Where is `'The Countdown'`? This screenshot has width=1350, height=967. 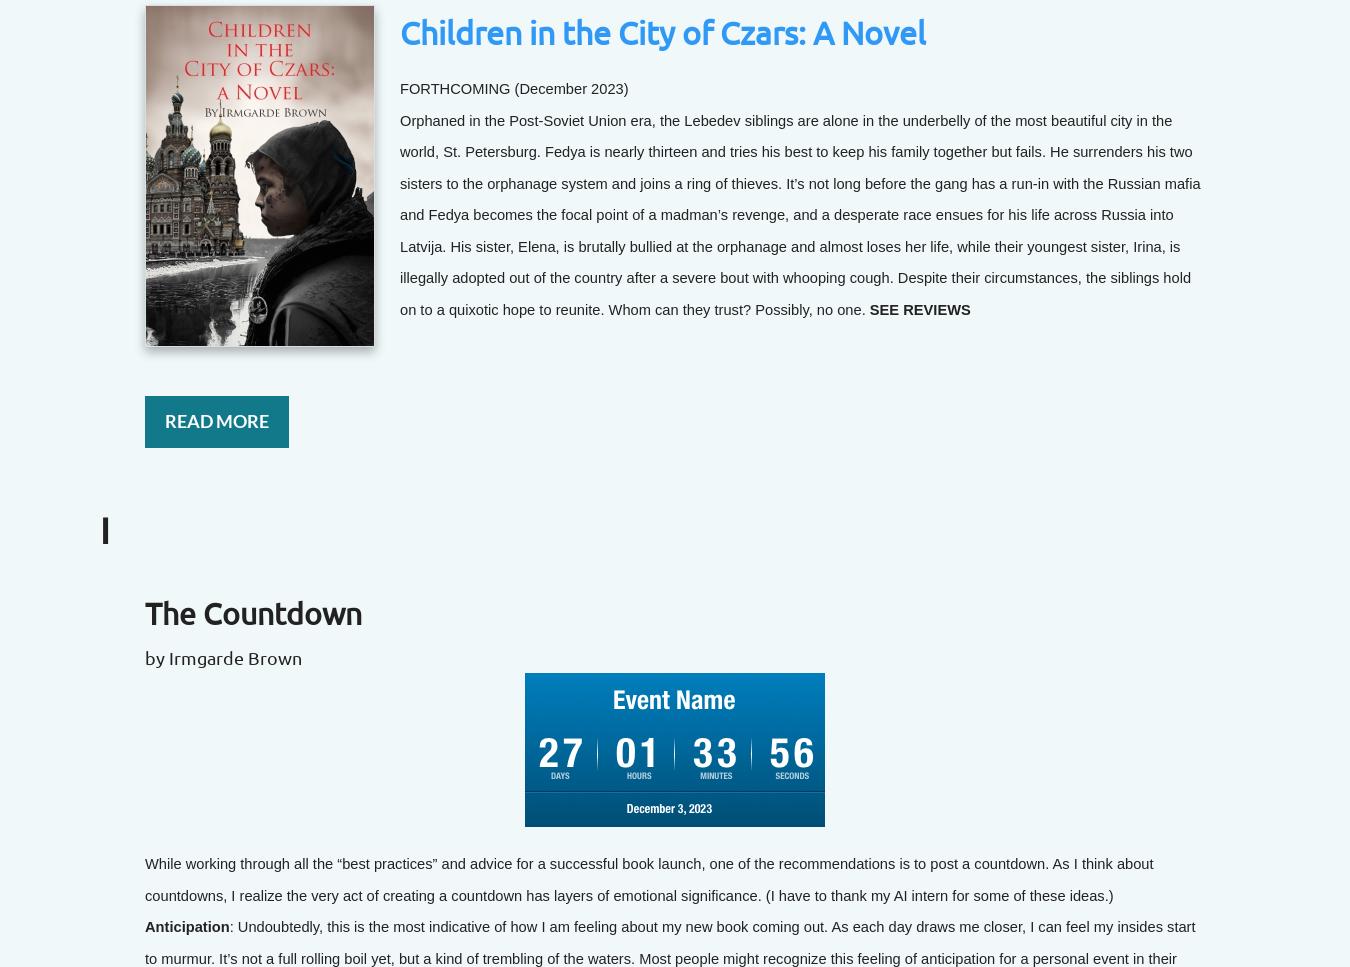
'The Countdown' is located at coordinates (252, 612).